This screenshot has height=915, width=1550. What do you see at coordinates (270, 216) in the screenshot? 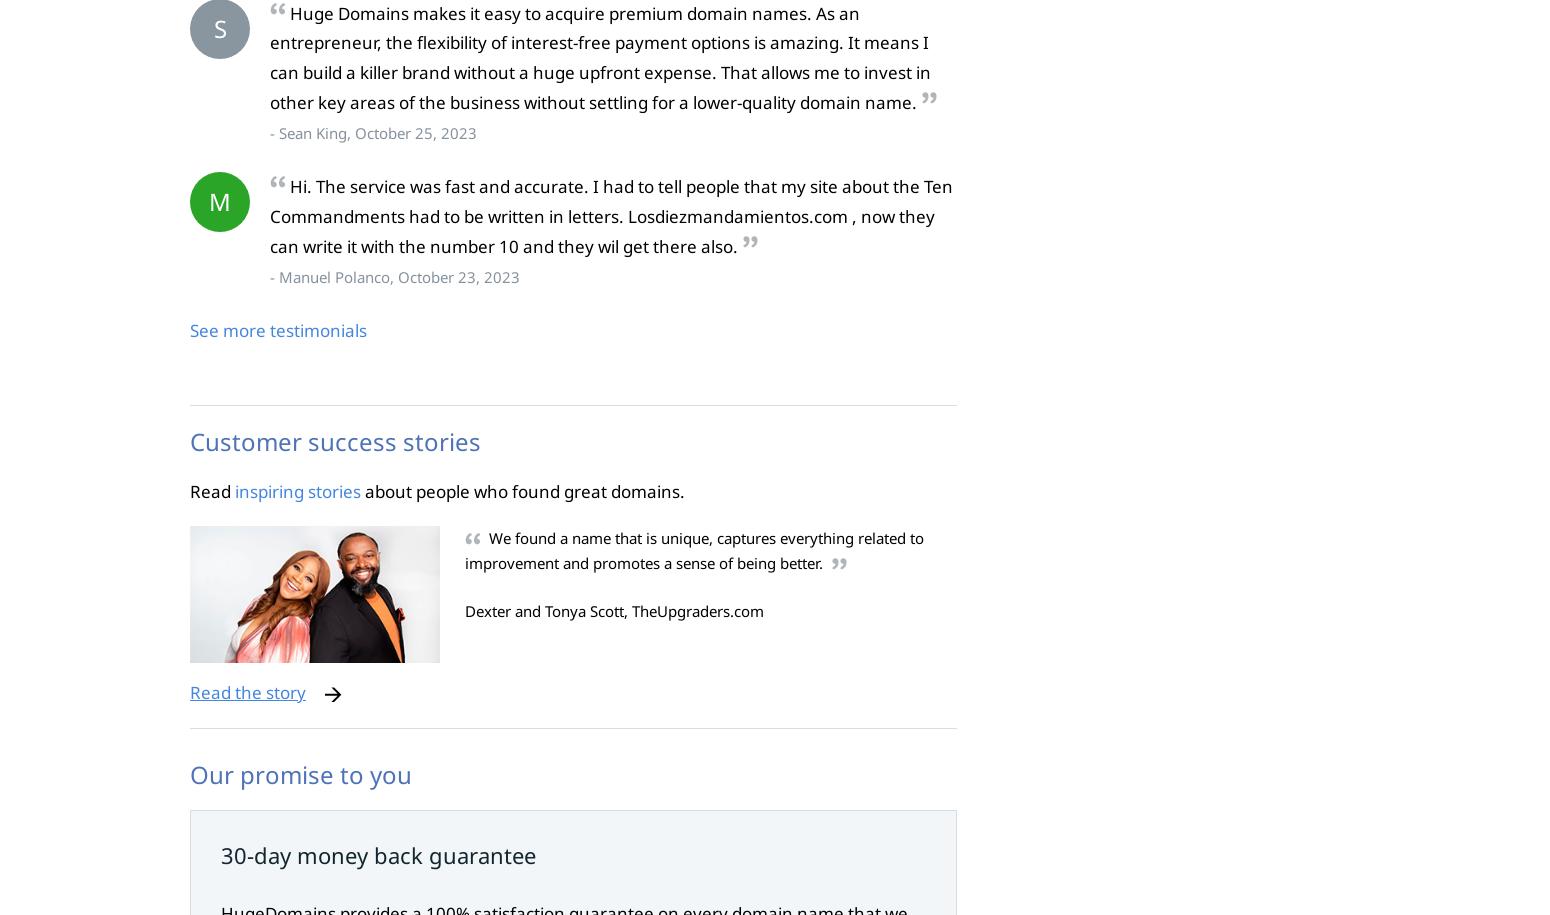
I see `'Hi. The service was fast and accurate.
I had to tell people that my site about the Ten Commandments had to be written in letters. Losdiezmandamientos.com , now they can write it with the number 10 and they wil get there also.'` at bounding box center [270, 216].